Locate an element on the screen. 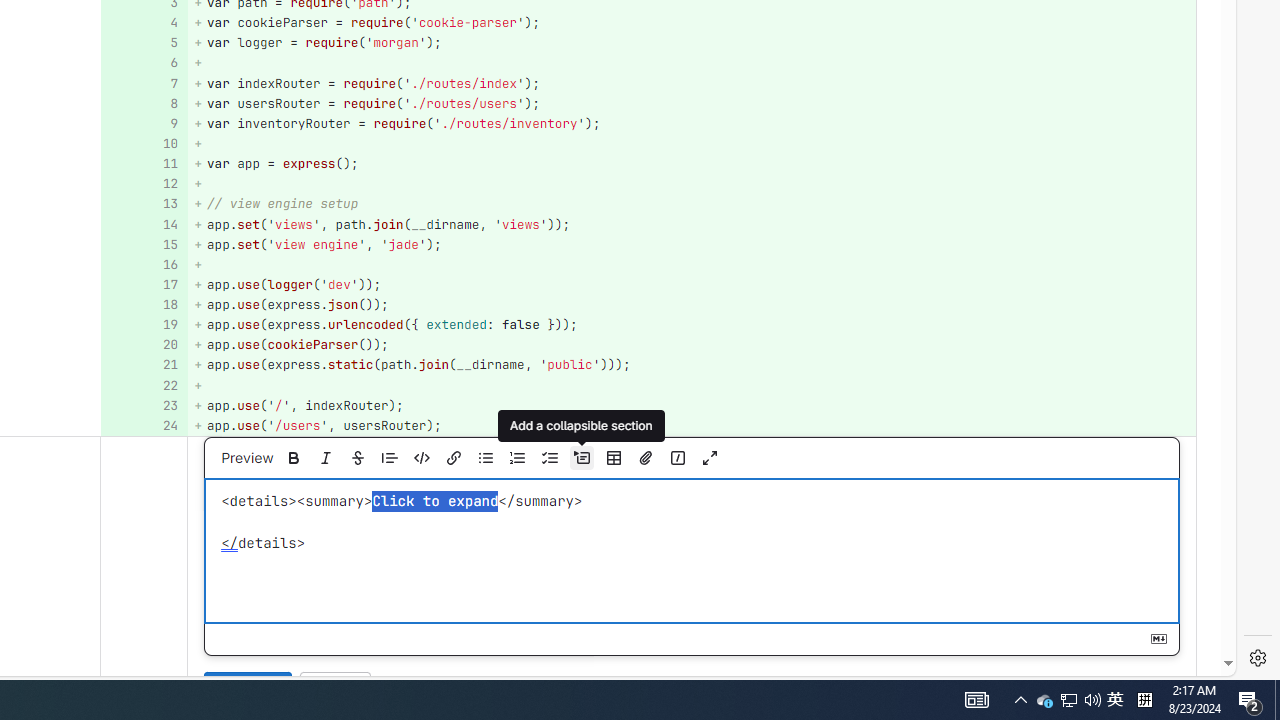 This screenshot has width=1280, height=720. 'Add a comment to this line 8' is located at coordinates (143, 103).